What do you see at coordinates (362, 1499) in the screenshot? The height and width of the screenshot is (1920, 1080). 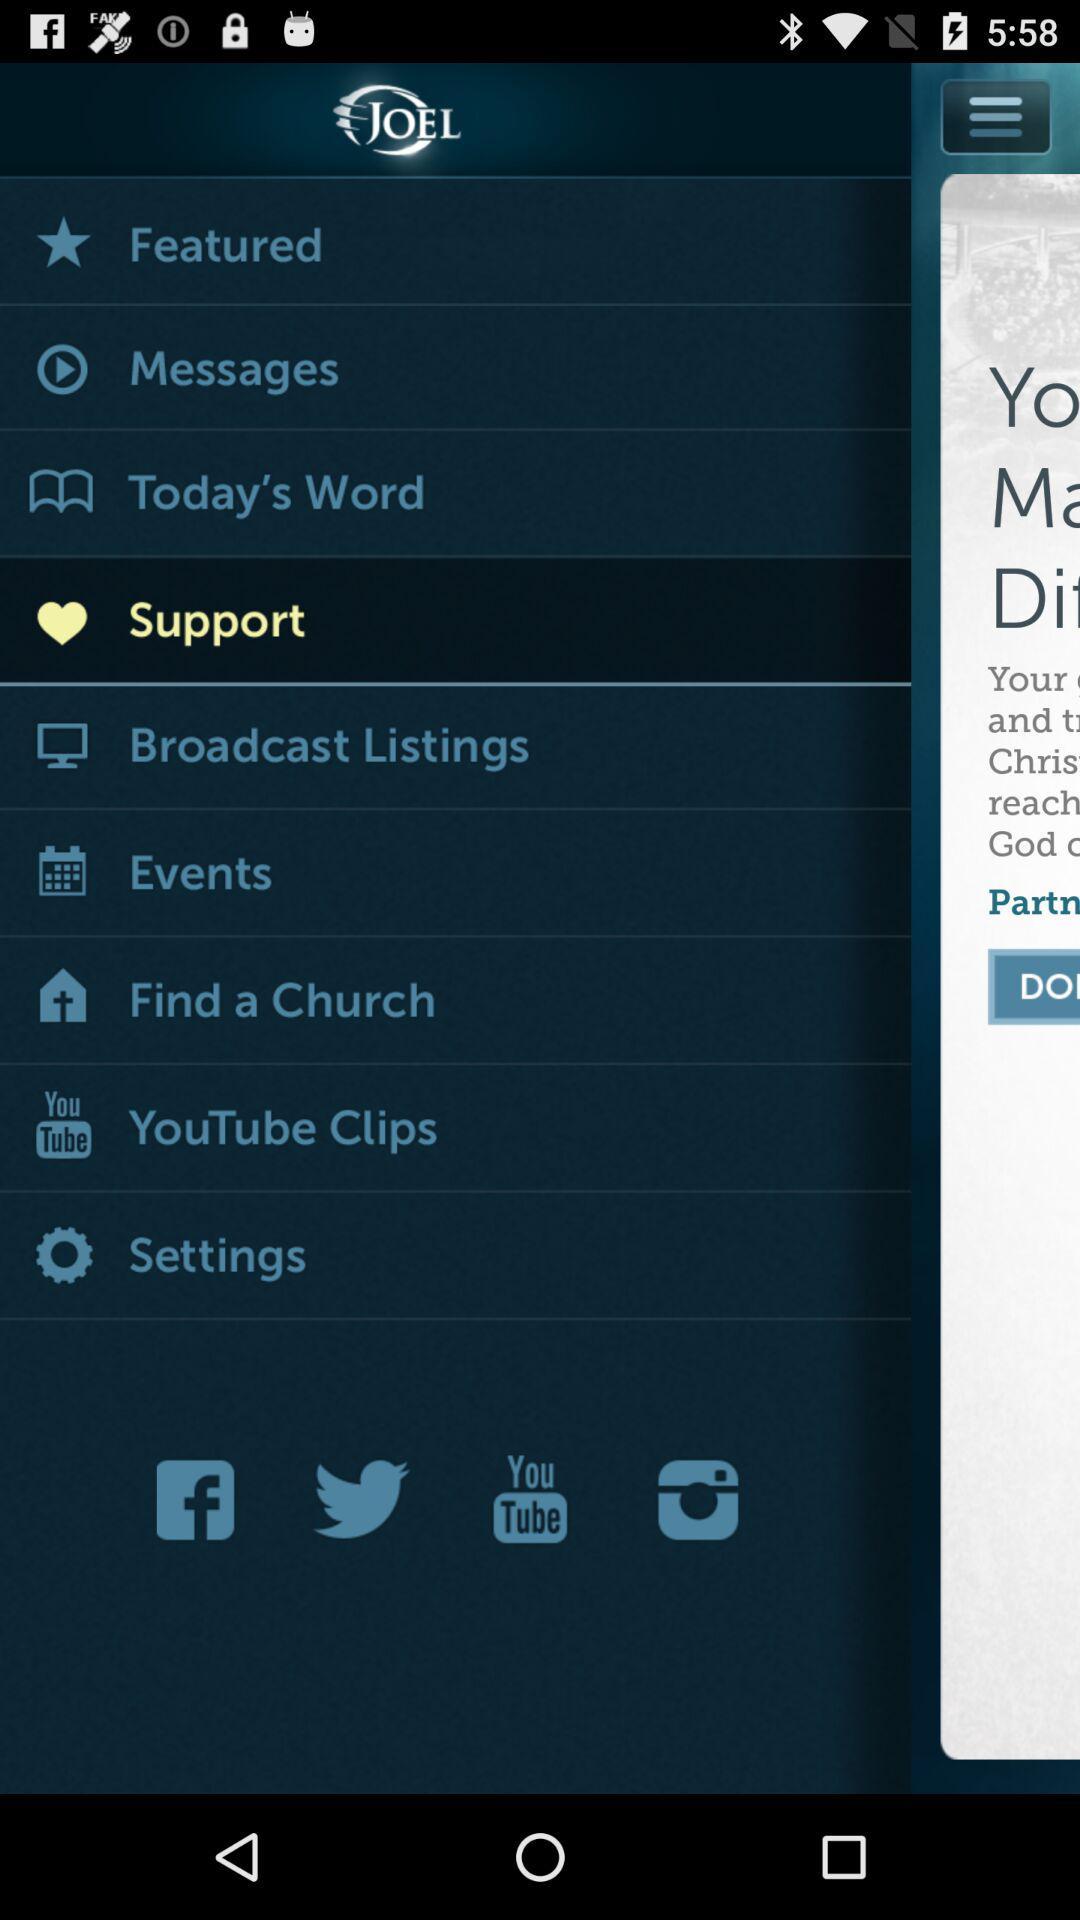 I see `share to twitter` at bounding box center [362, 1499].